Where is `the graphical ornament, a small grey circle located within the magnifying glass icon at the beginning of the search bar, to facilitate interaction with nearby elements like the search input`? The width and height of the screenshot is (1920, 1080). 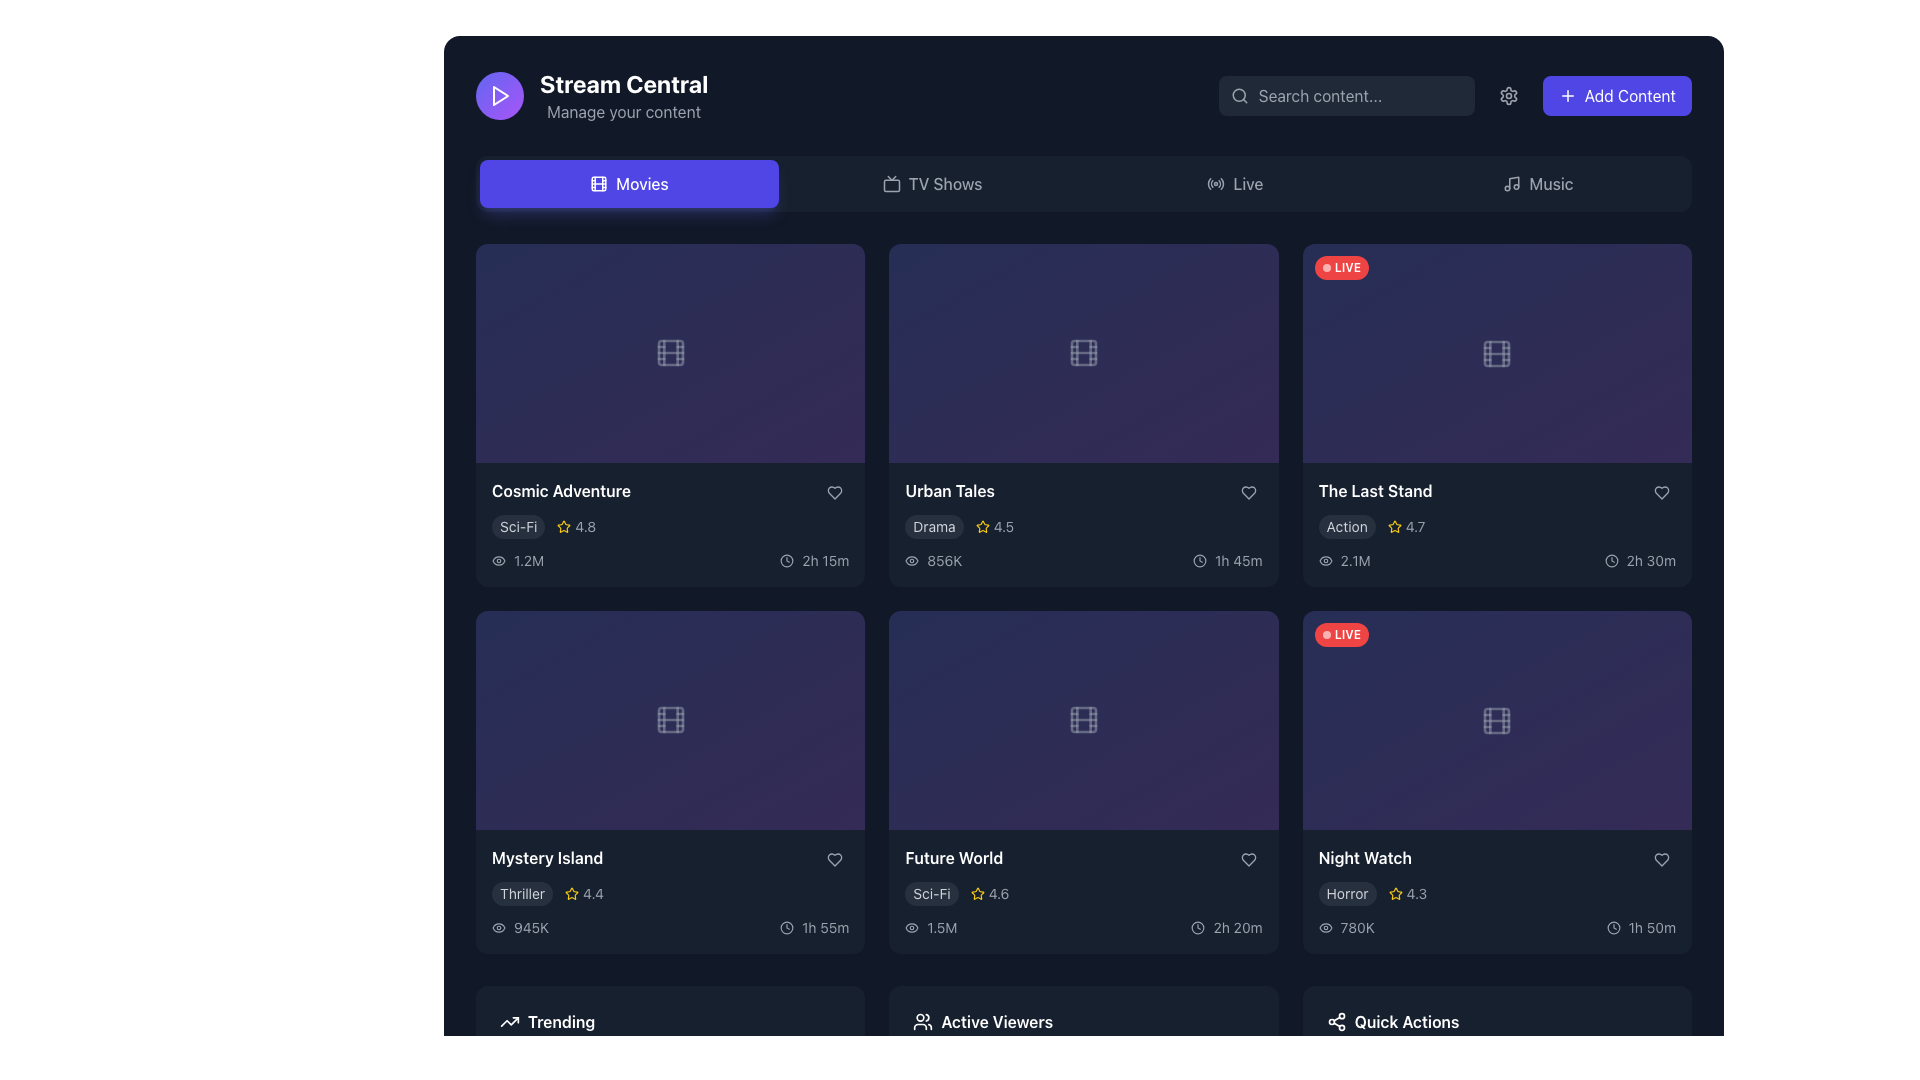 the graphical ornament, a small grey circle located within the magnifying glass icon at the beginning of the search bar, to facilitate interaction with nearby elements like the search input is located at coordinates (1237, 95).